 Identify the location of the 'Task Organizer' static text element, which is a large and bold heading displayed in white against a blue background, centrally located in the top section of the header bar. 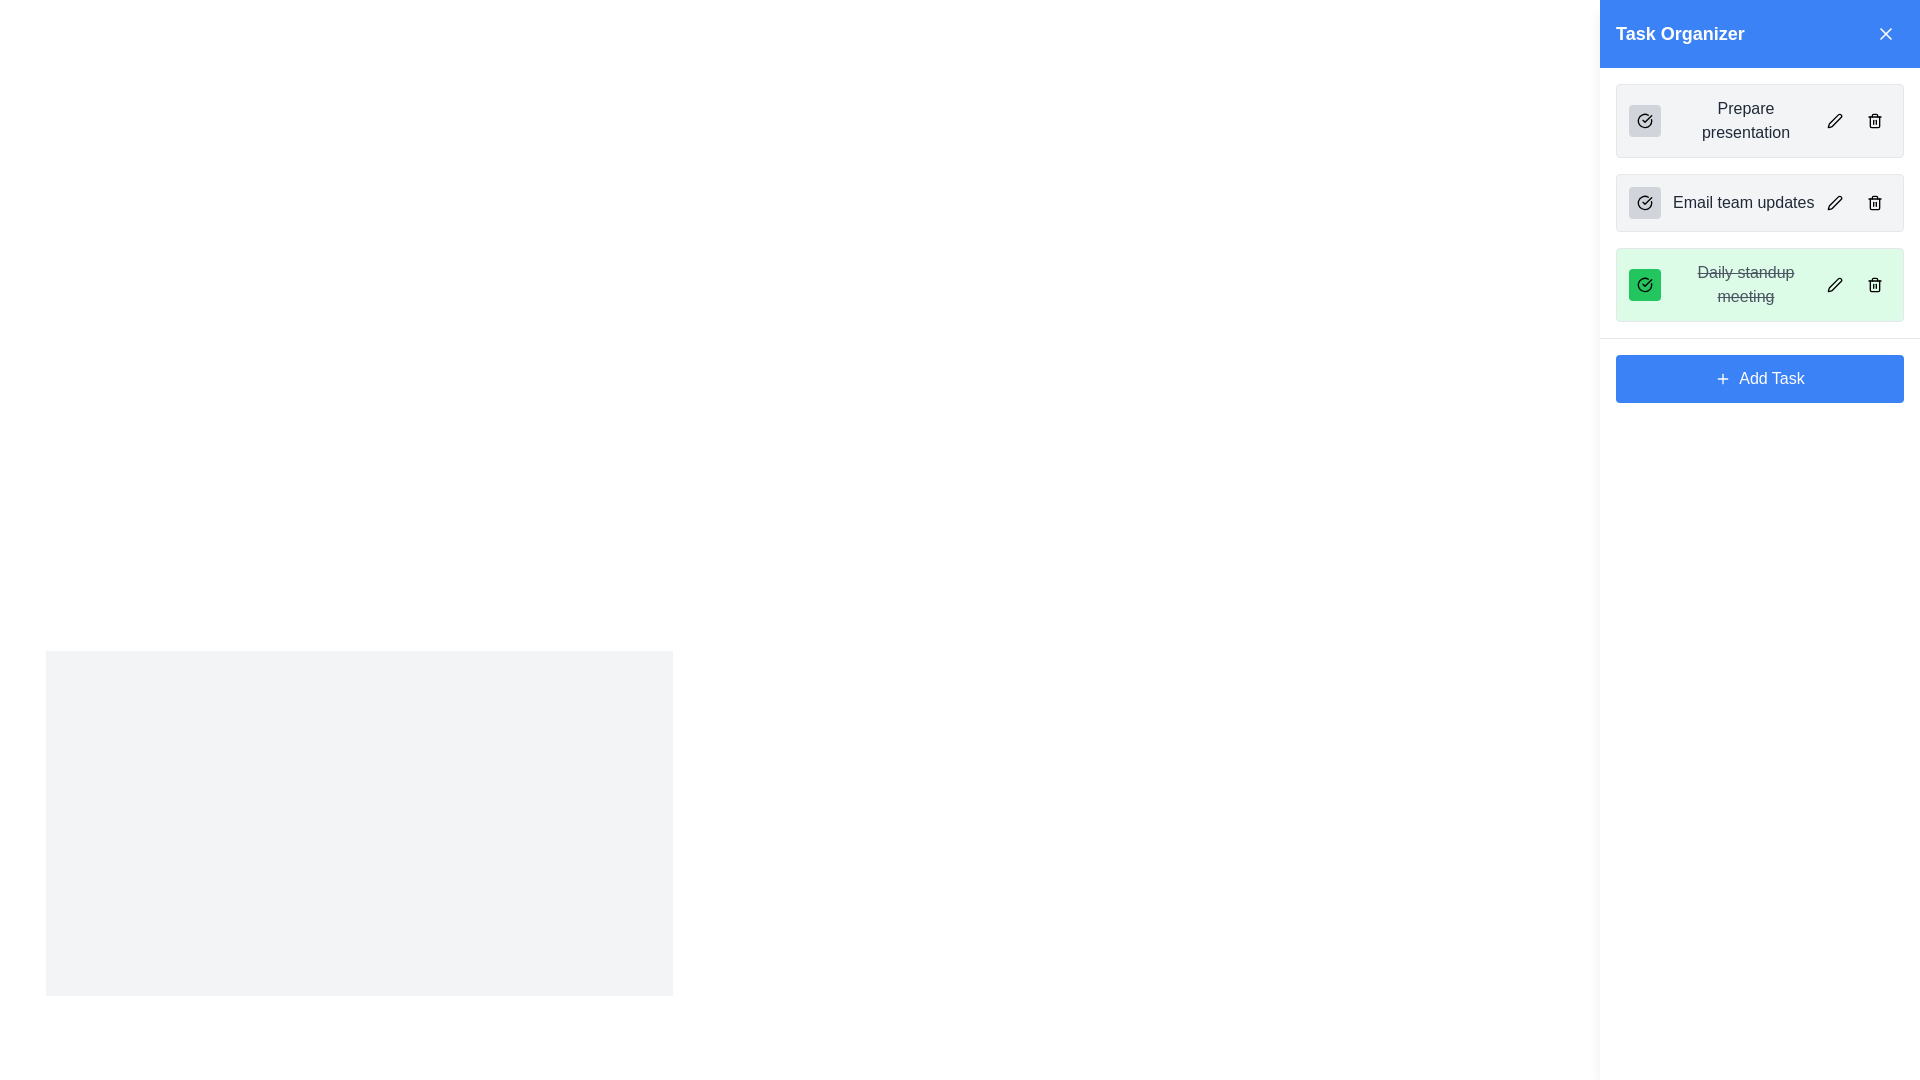
(1680, 34).